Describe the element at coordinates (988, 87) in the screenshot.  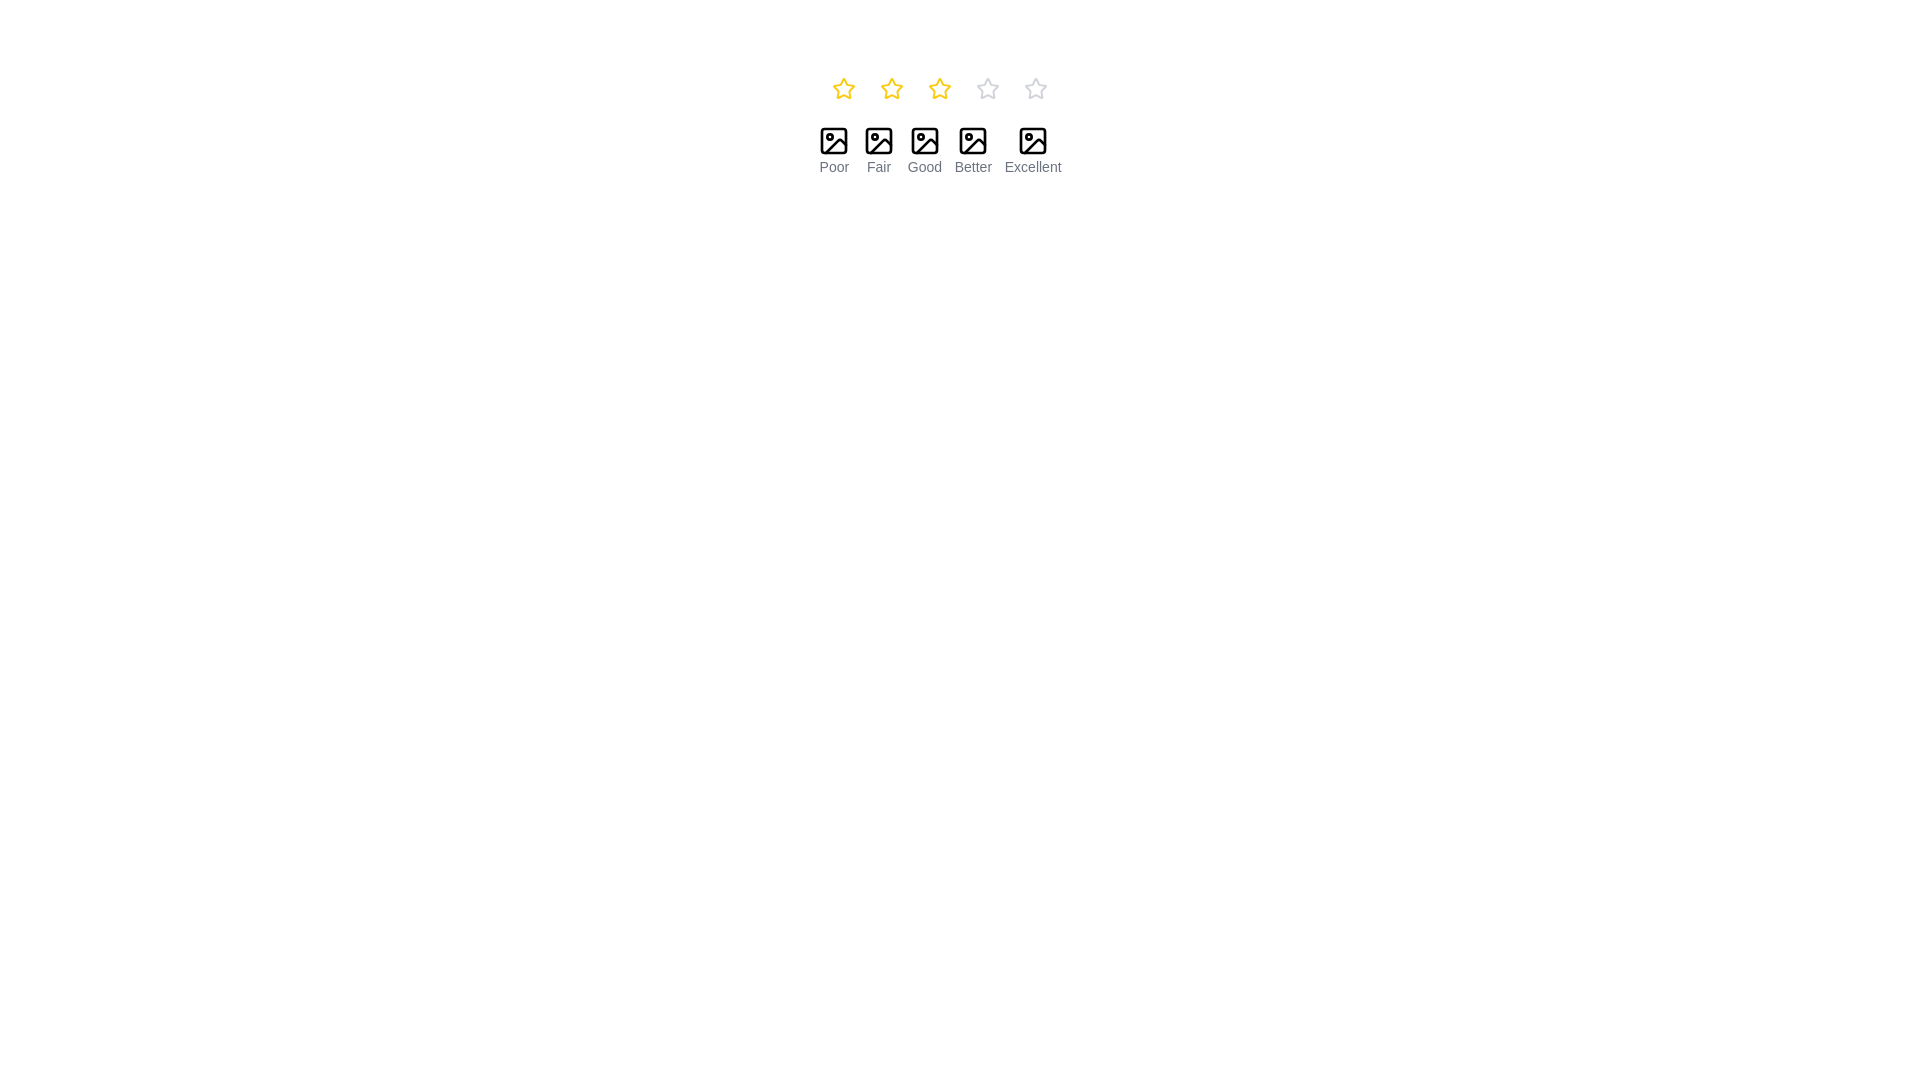
I see `the fourth star icon in the star rating` at that location.